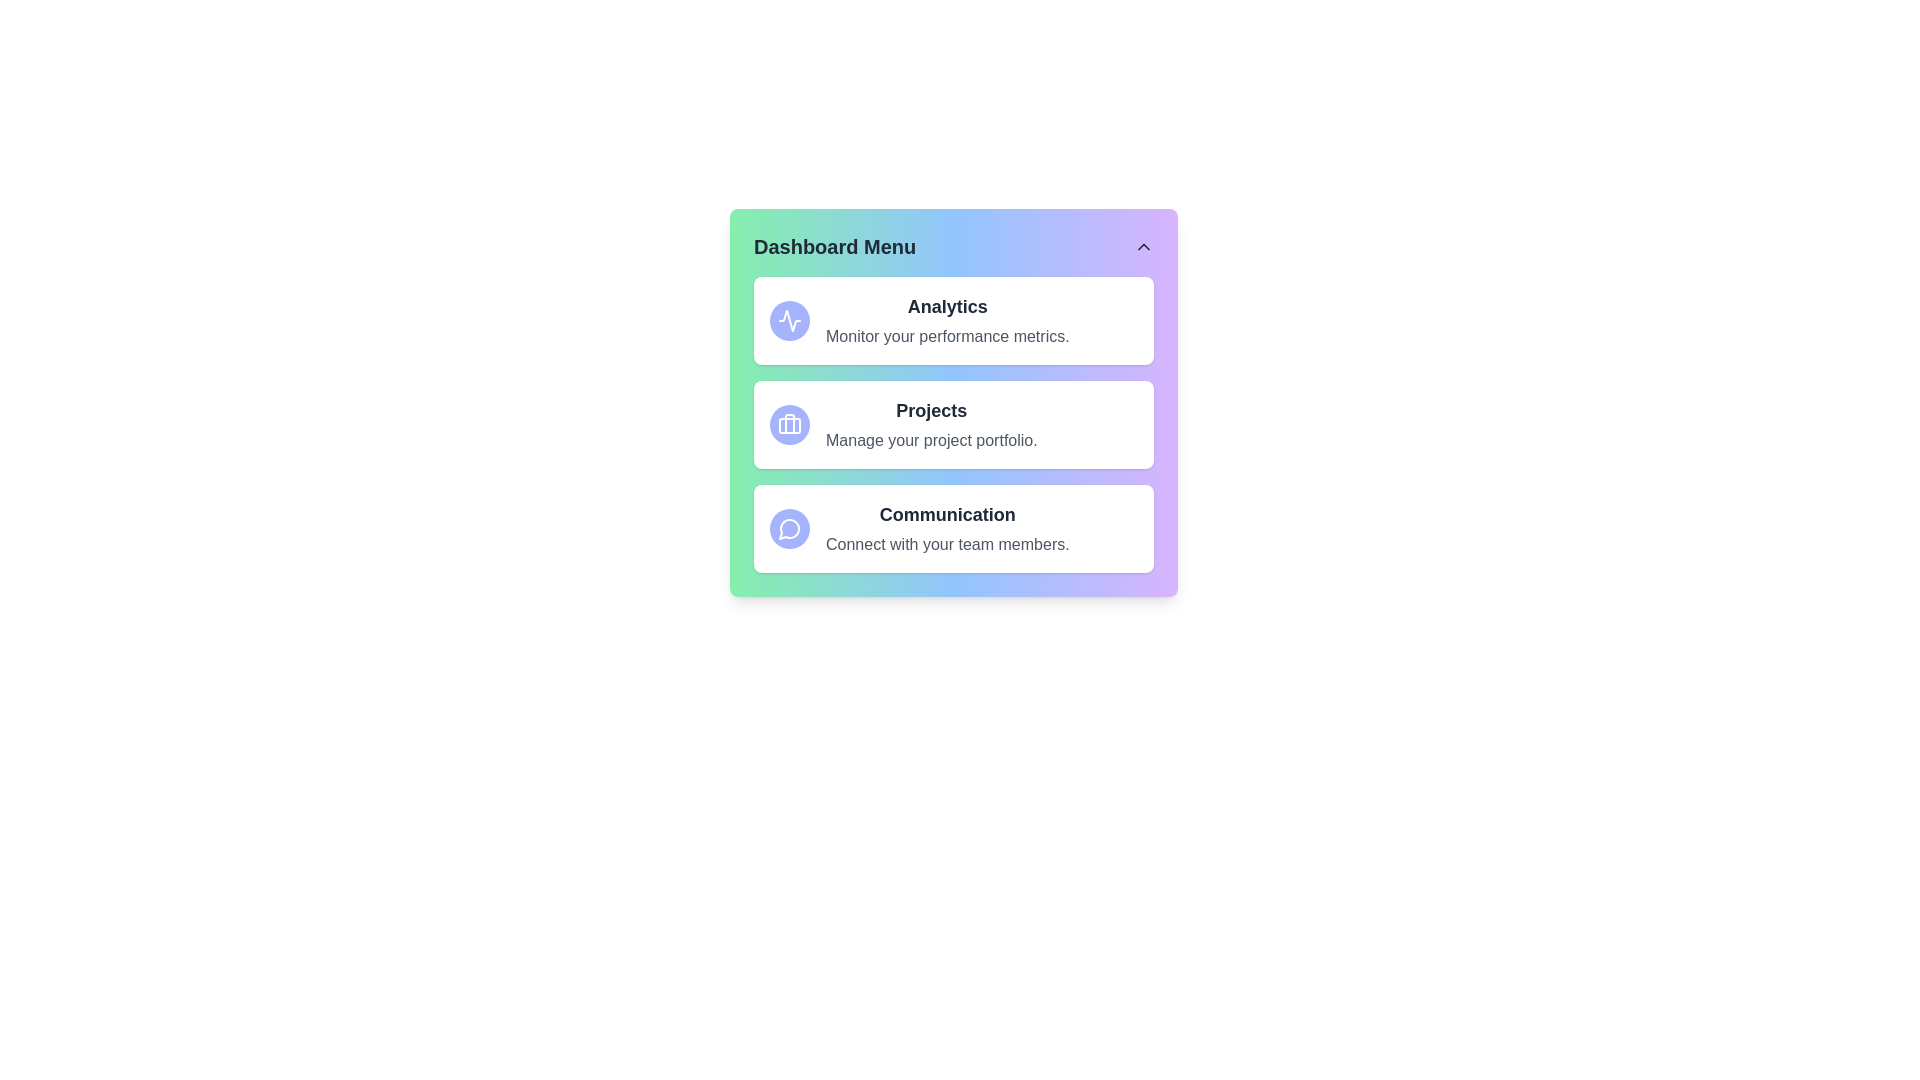  I want to click on the chevron button to toggle the menu's expanded or collapsed state, so click(1143, 245).